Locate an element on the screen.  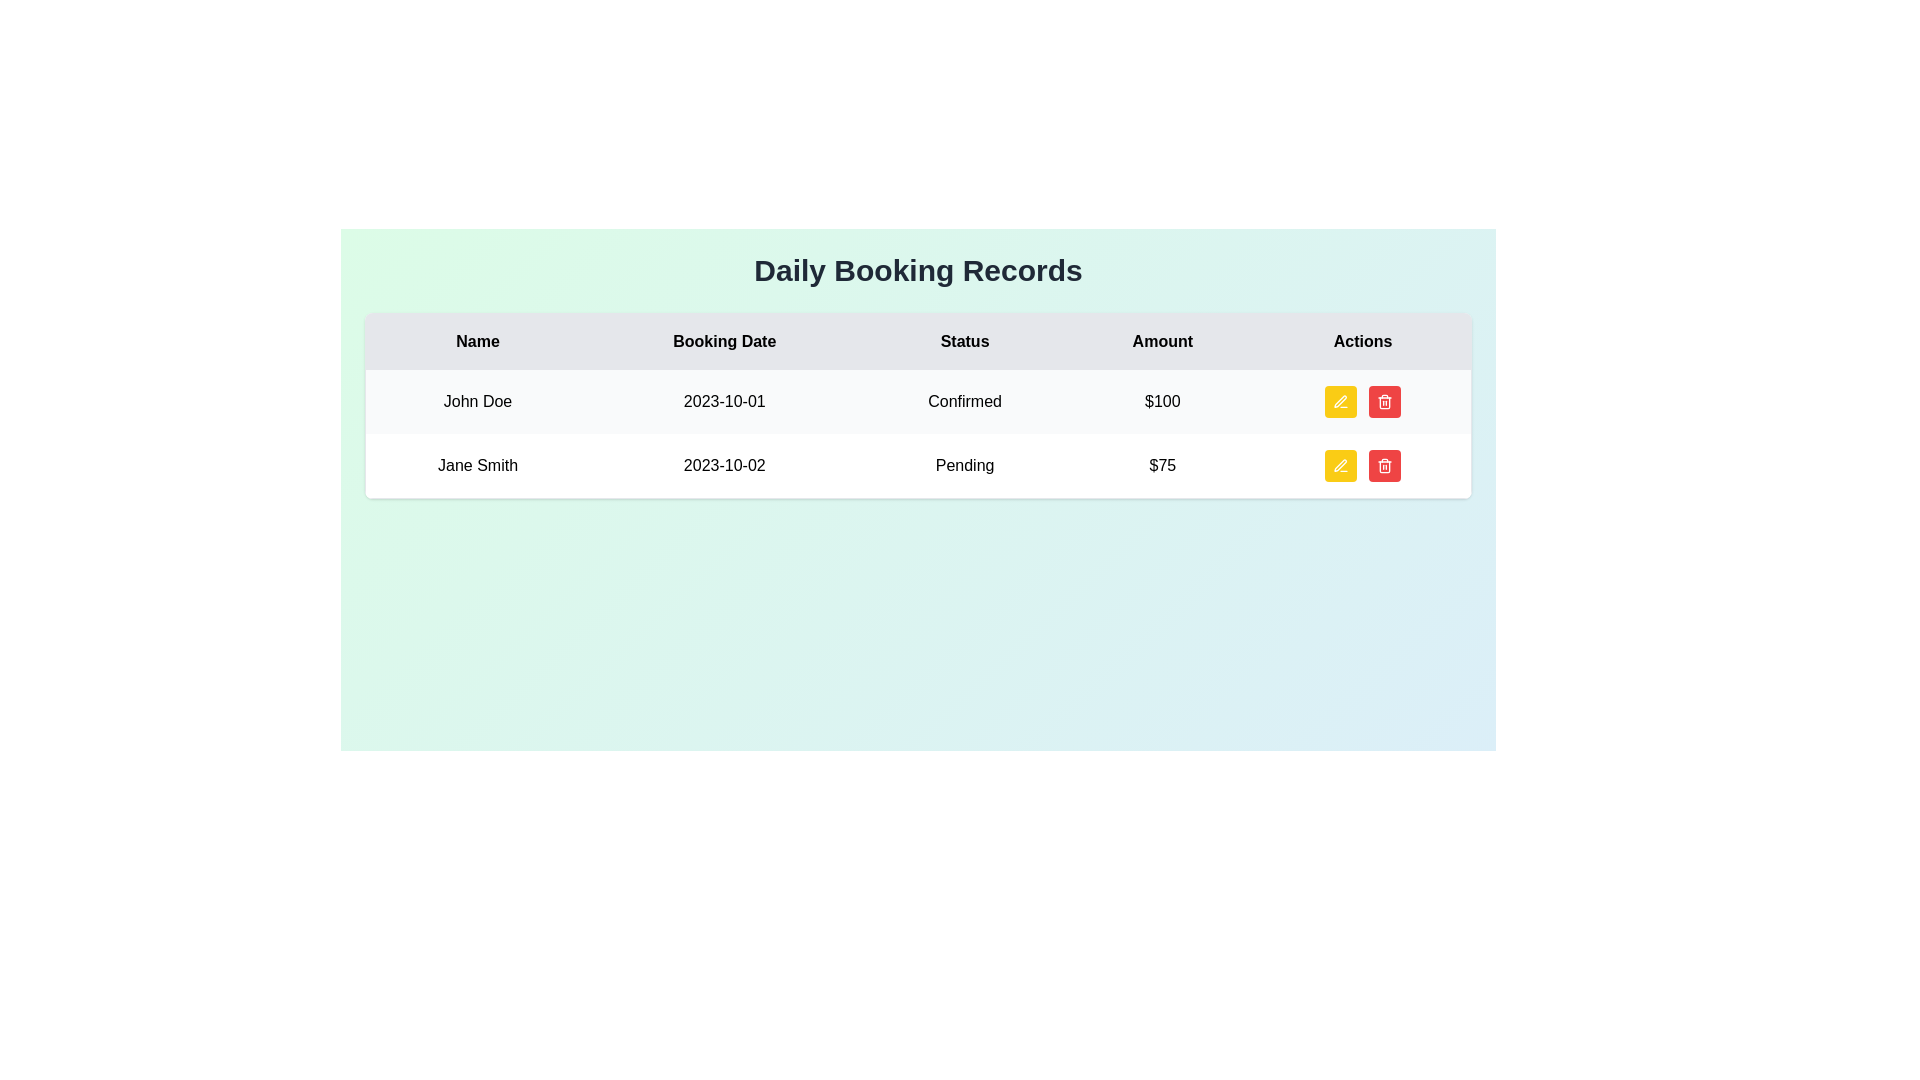
the header label indicating the dates of bookings, which is the second item in the header row of the table, positioned between 'Name' and 'Status' is located at coordinates (723, 340).